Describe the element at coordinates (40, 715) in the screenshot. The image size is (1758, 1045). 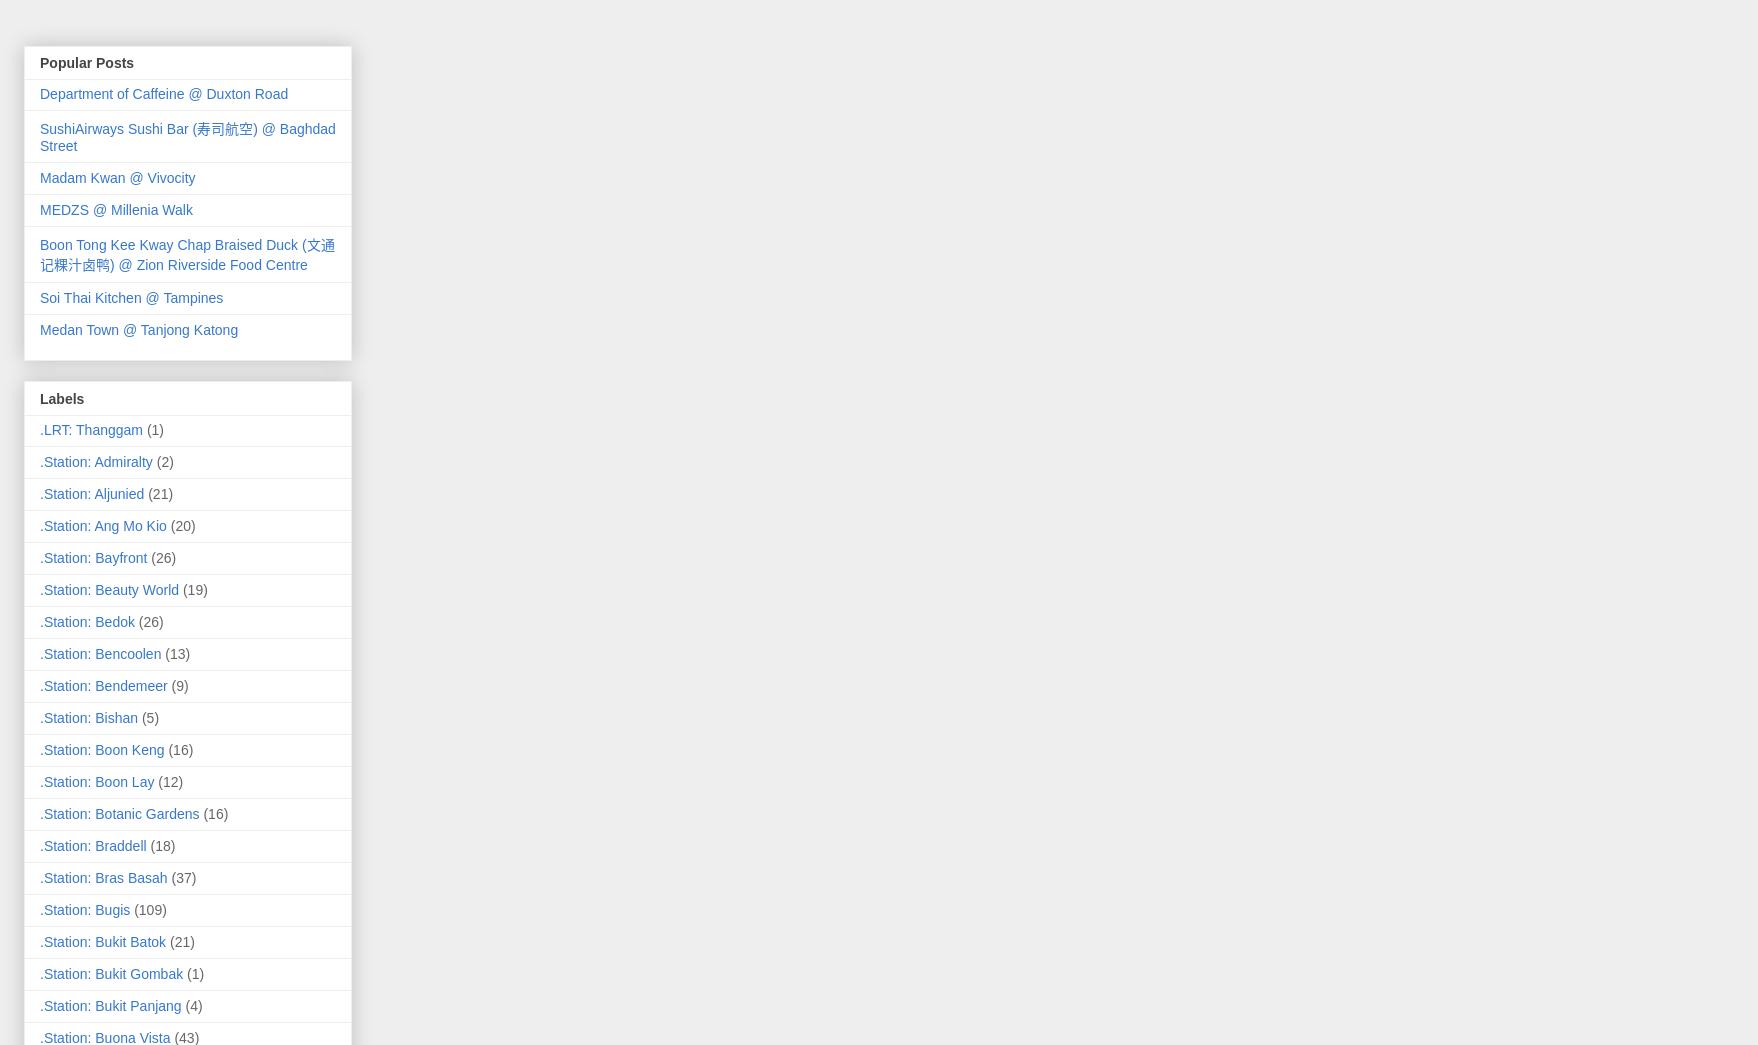
I see `'.Station: Bishan'` at that location.